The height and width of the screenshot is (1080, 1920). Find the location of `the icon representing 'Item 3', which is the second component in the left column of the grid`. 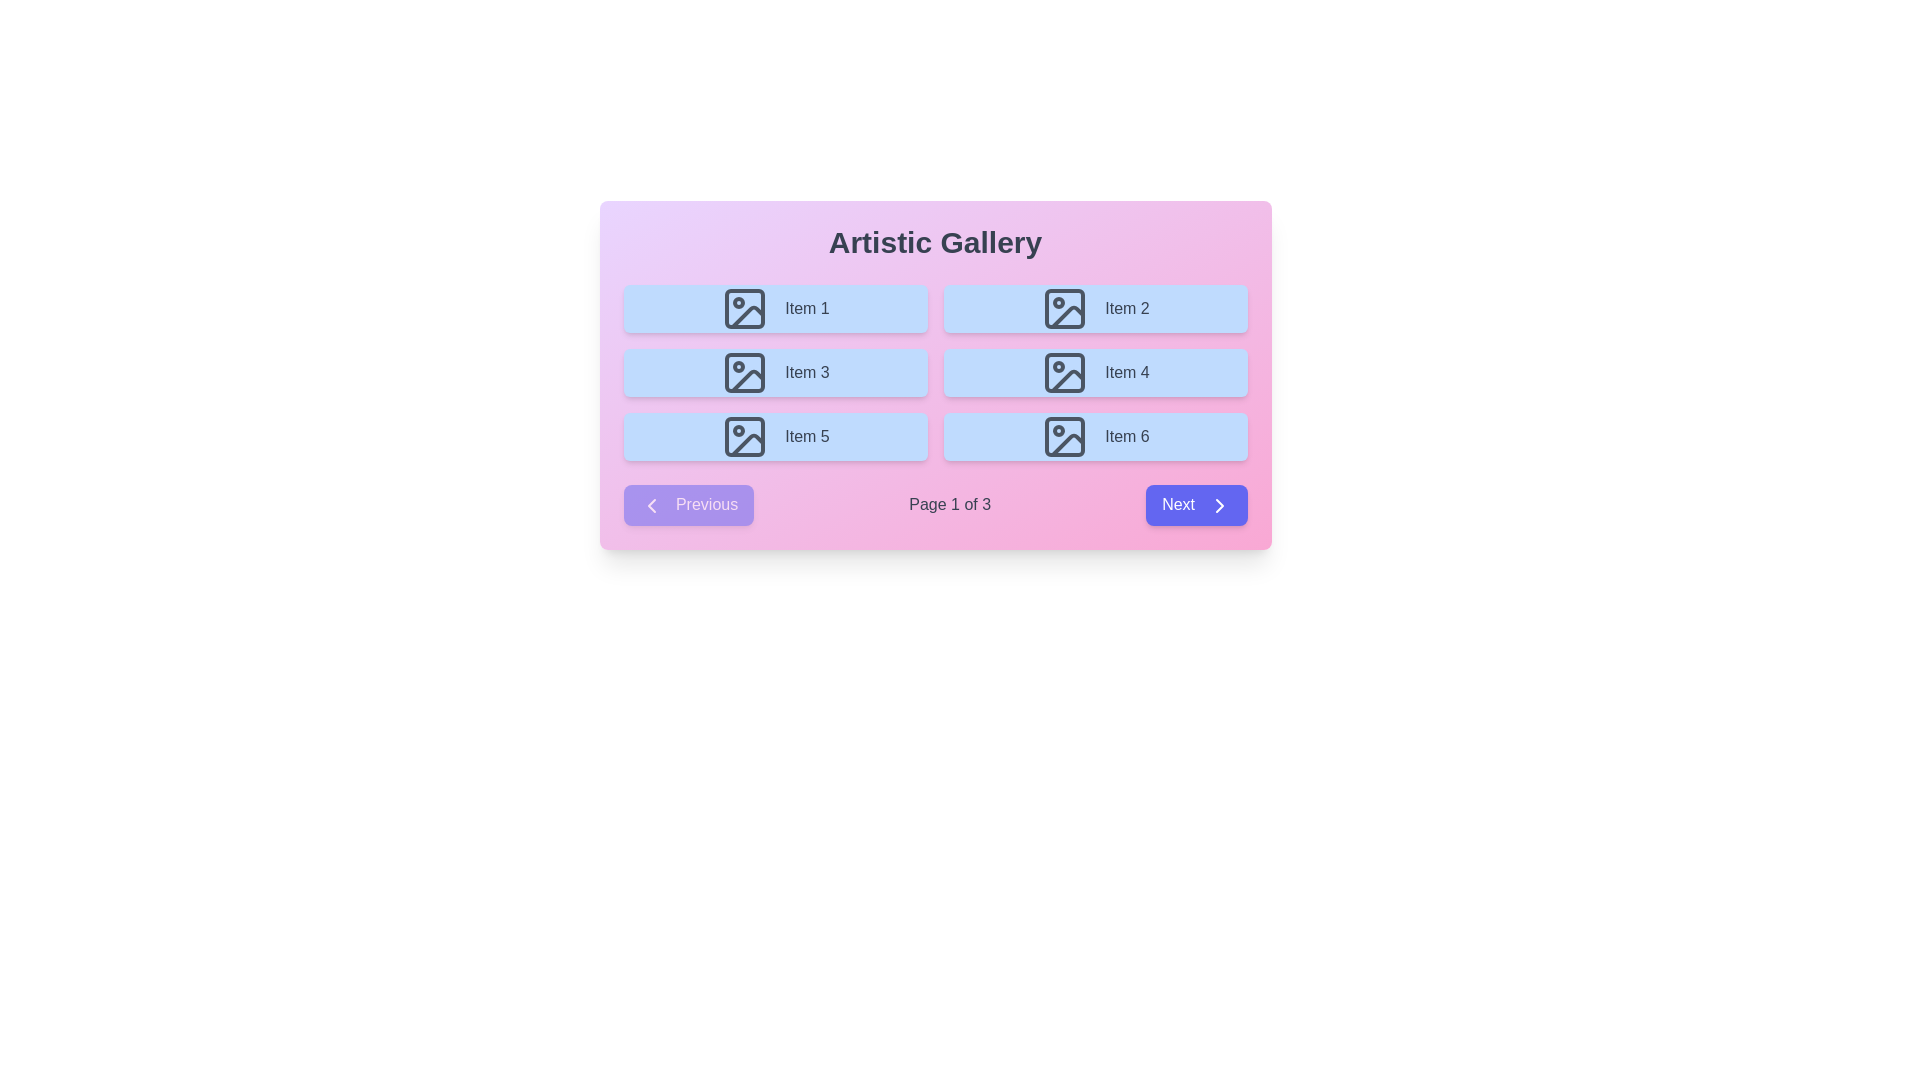

the icon representing 'Item 3', which is the second component in the left column of the grid is located at coordinates (744, 373).